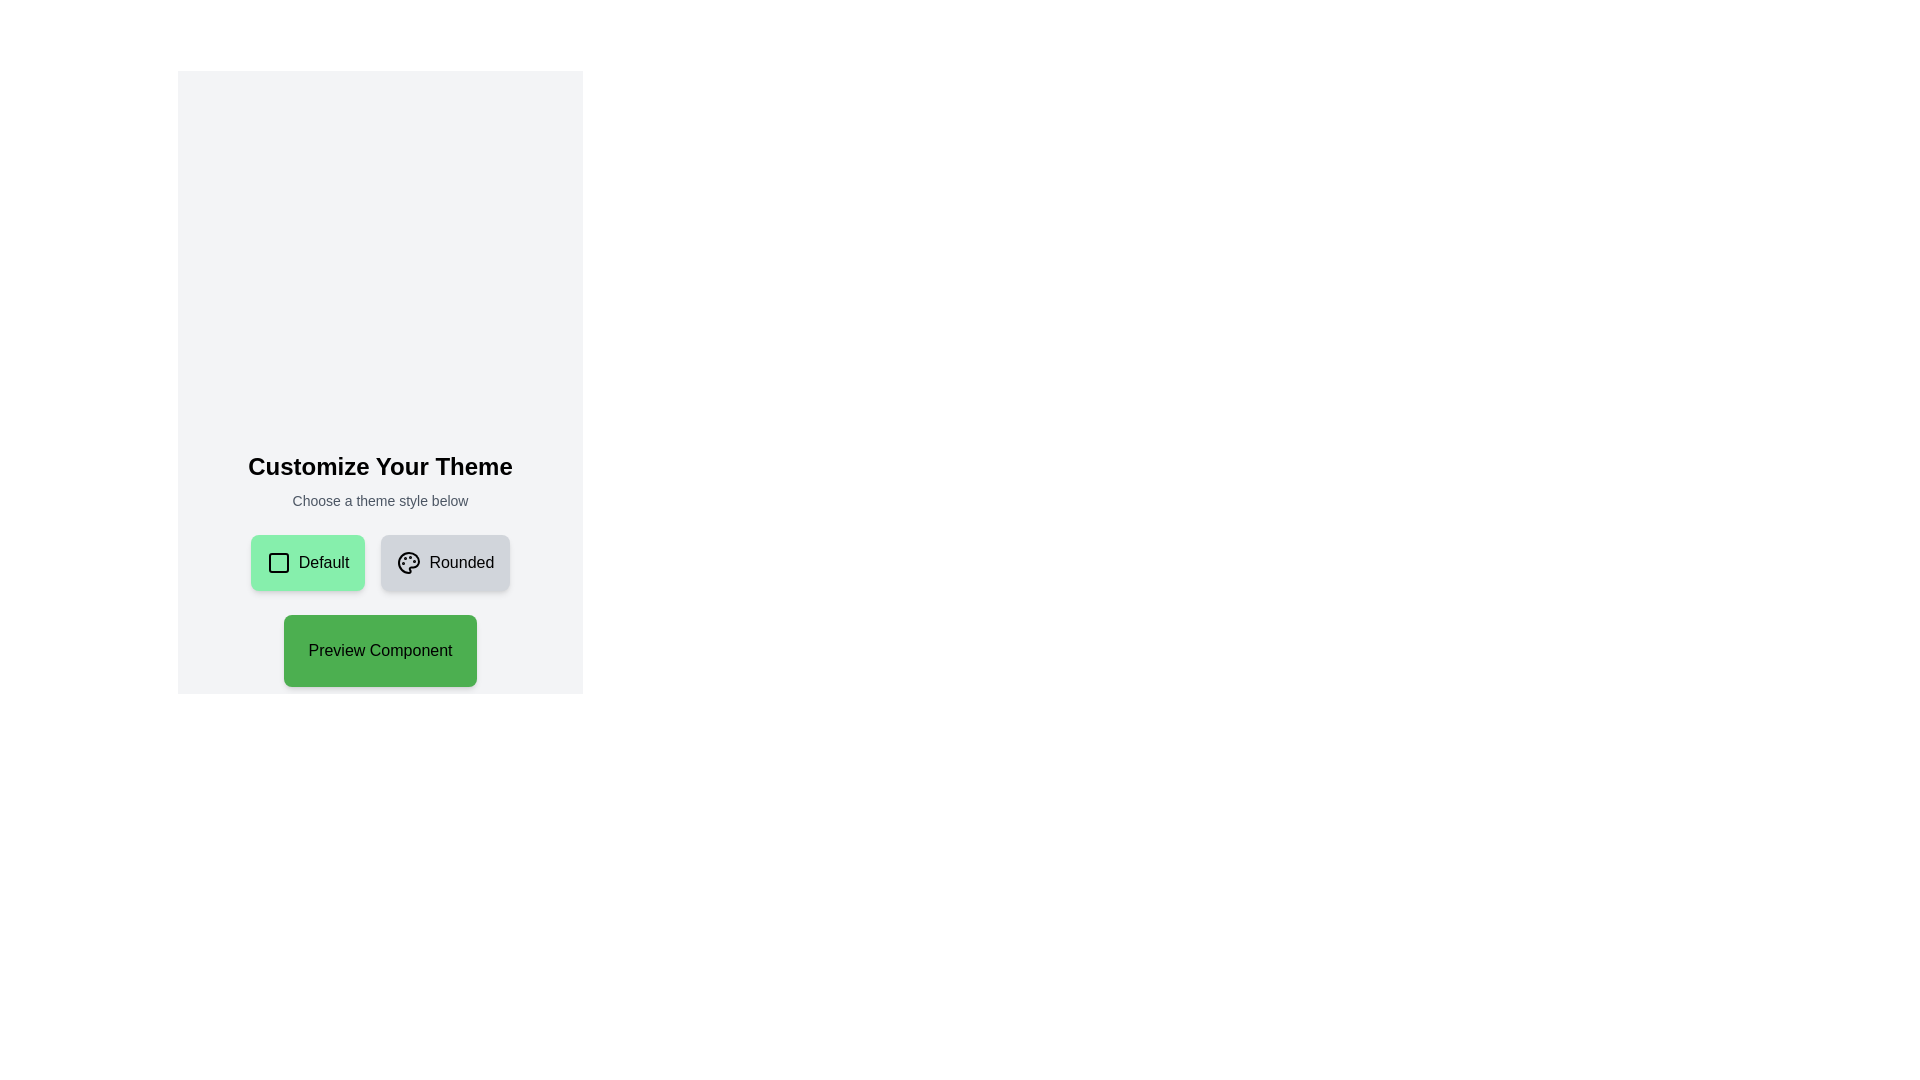 This screenshot has height=1080, width=1920. Describe the element at coordinates (444, 563) in the screenshot. I see `the rounded button with a gray background and 'Rounded' text aligned to the right of a paint palette icon for possible visual feedback` at that location.